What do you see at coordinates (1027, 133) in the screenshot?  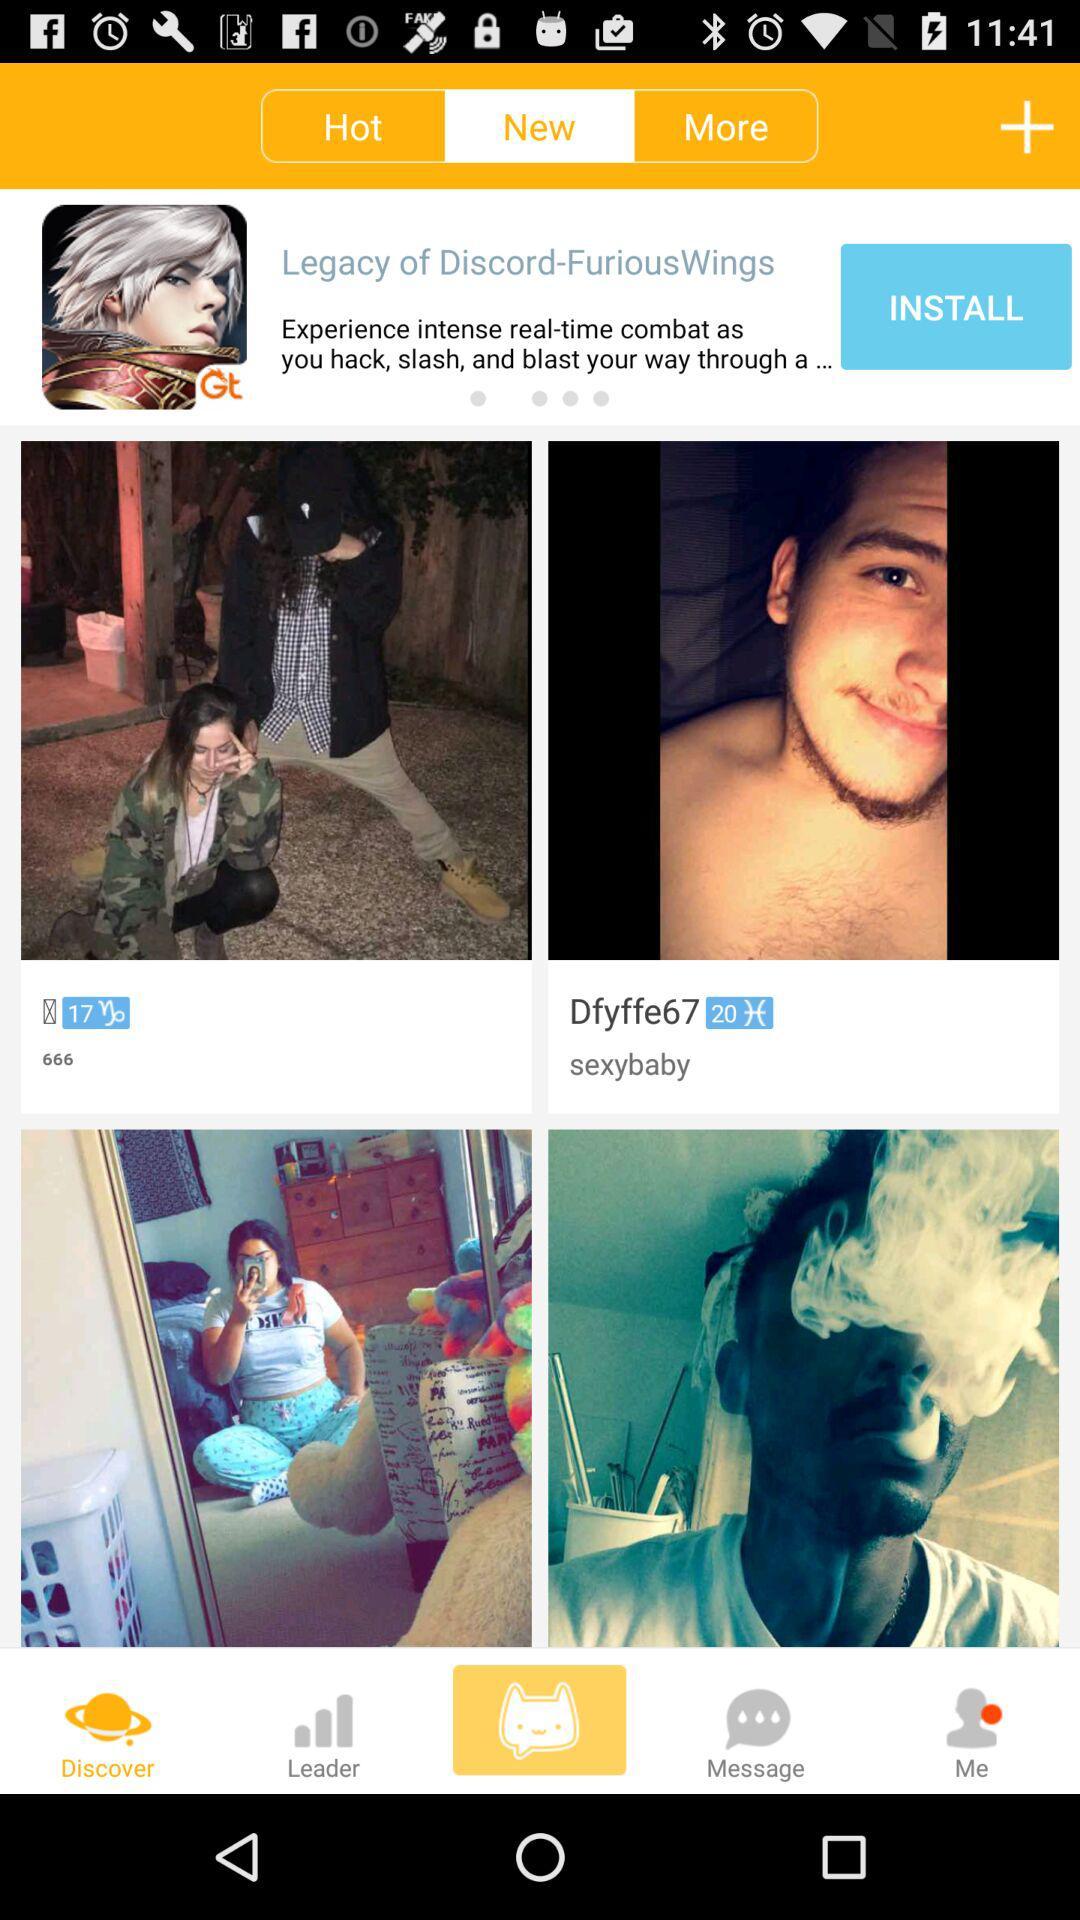 I see `the add icon` at bounding box center [1027, 133].